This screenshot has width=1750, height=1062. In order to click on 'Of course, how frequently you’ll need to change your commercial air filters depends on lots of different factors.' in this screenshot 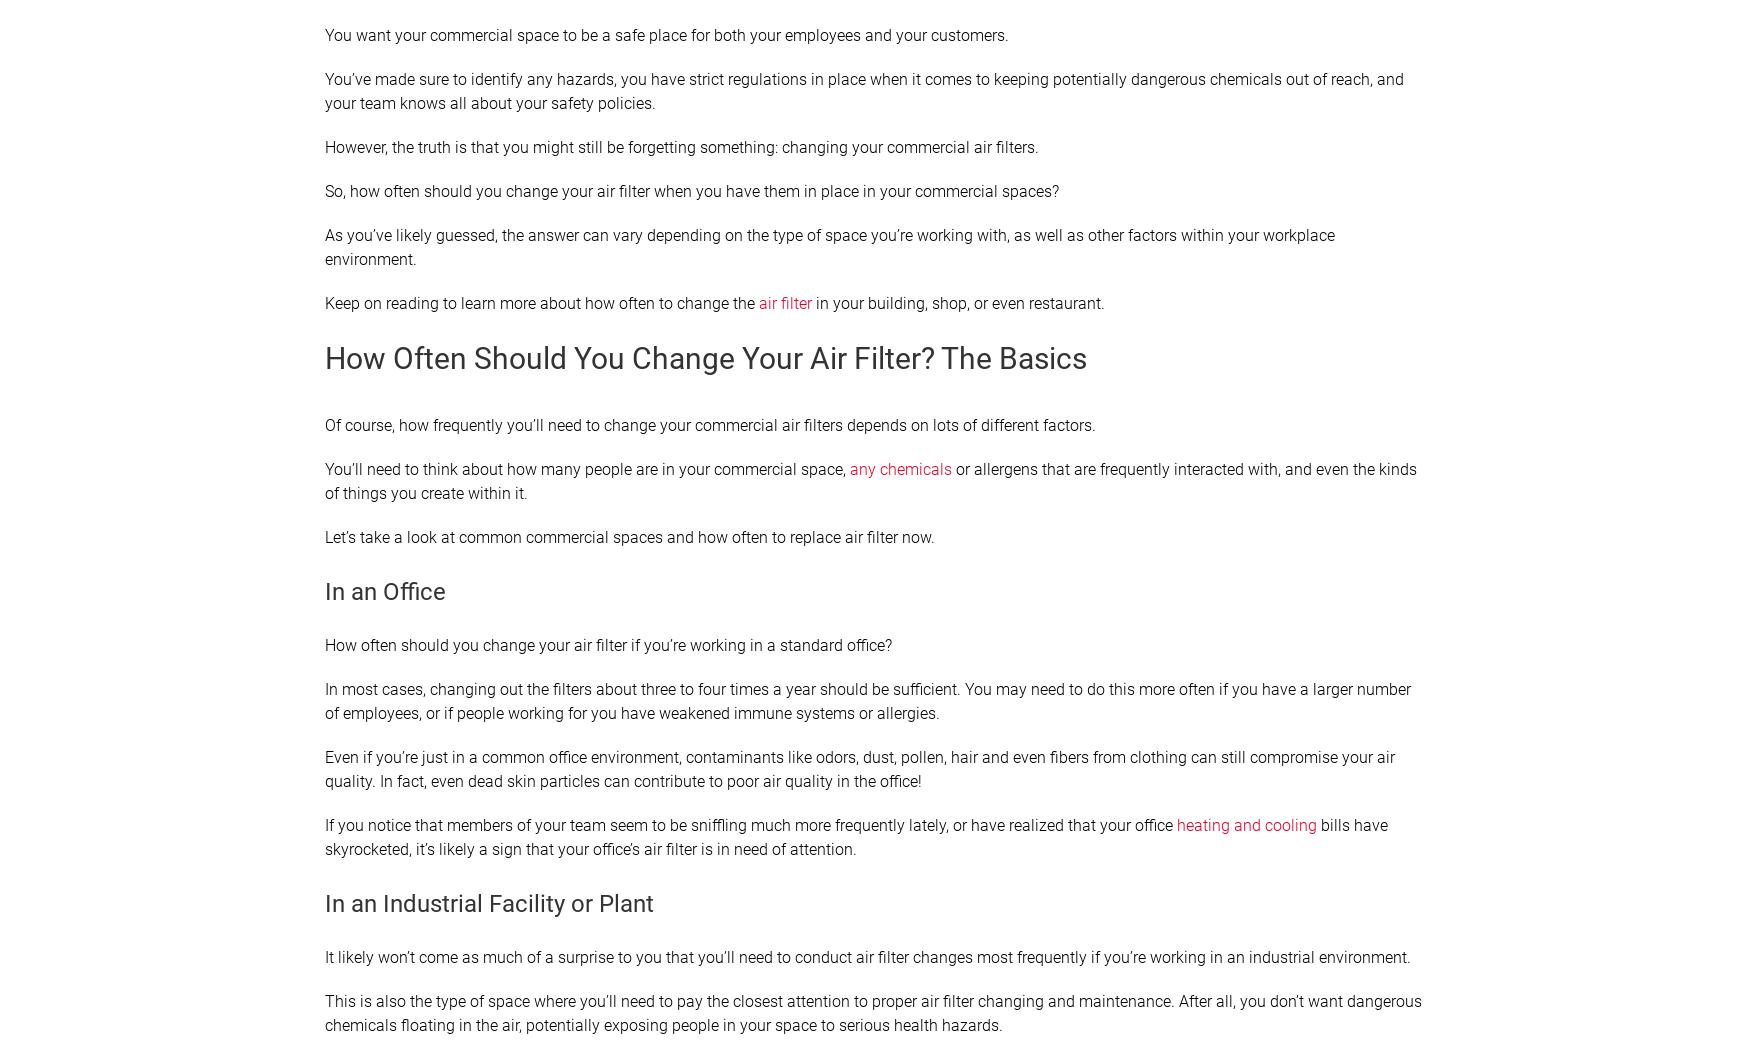, I will do `click(710, 424)`.